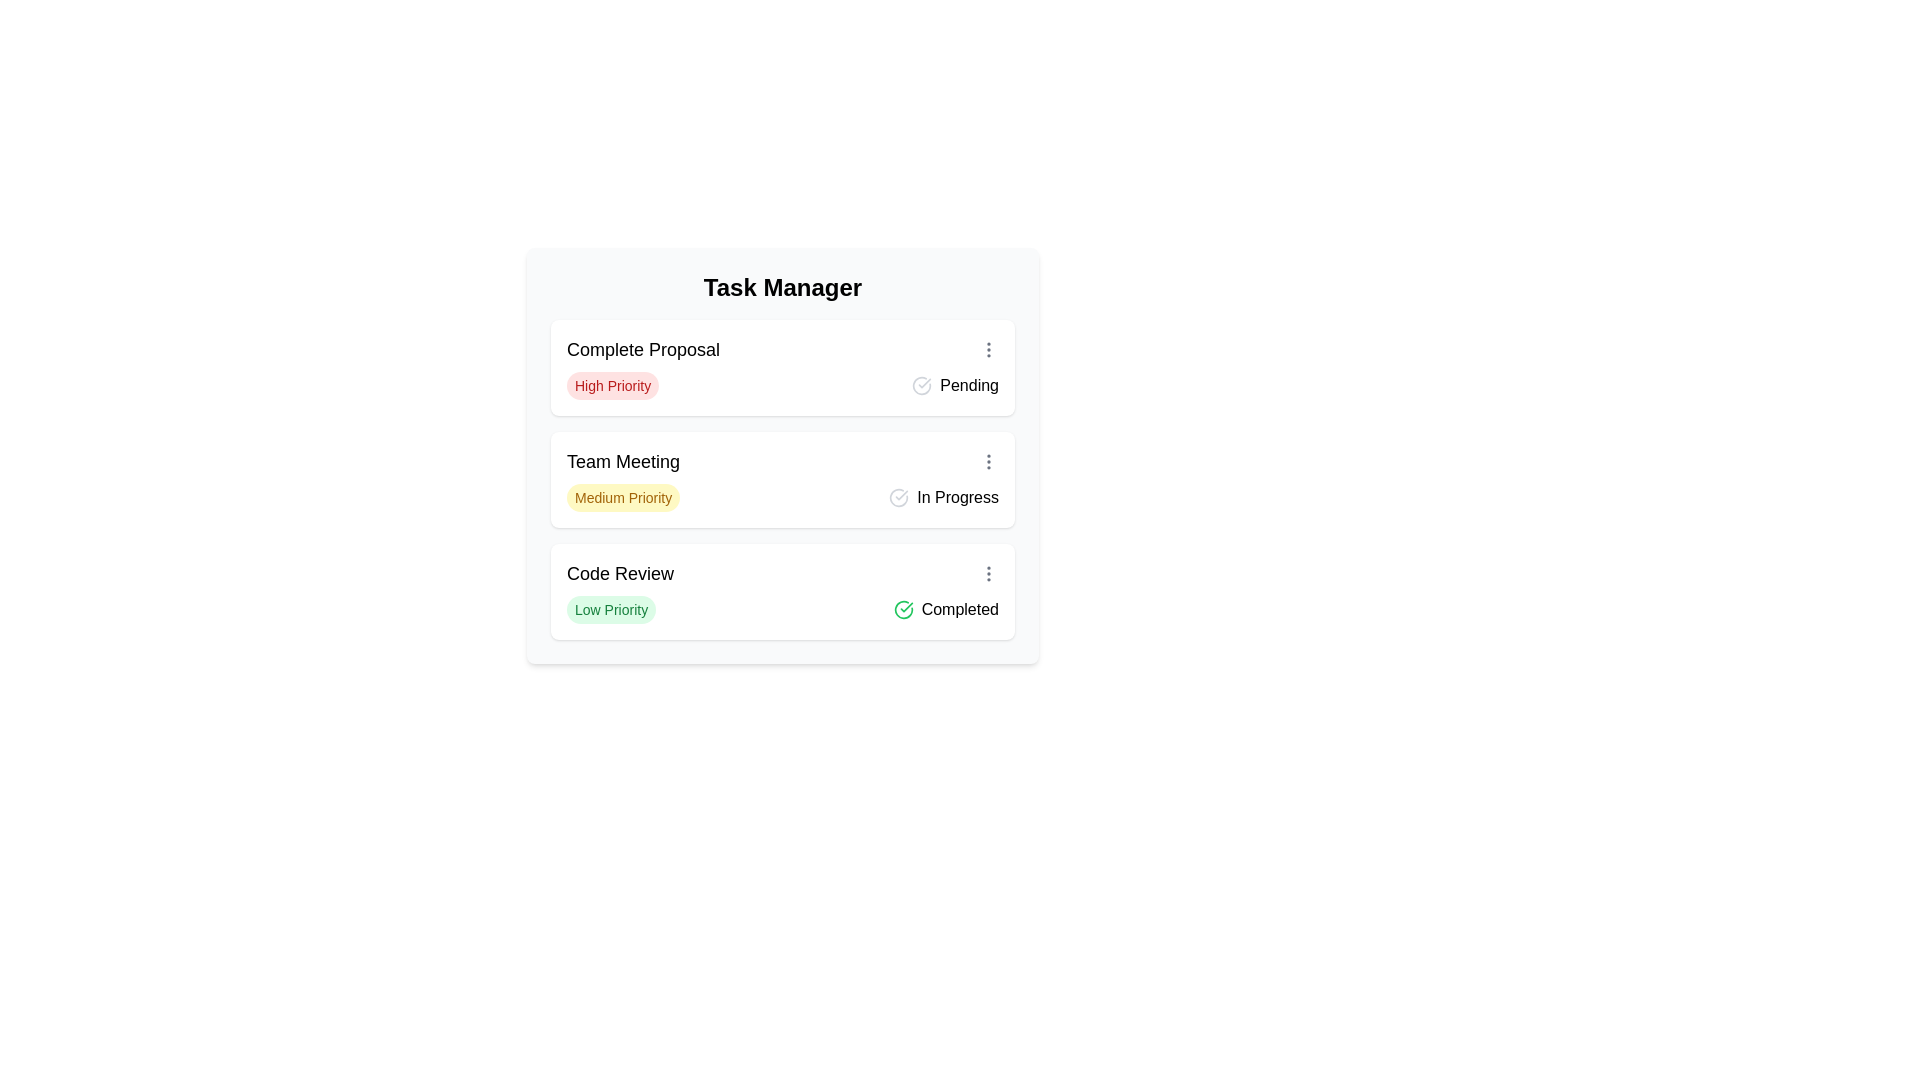  I want to click on the 'Code Review' text label located in the third row of the task list interface, which identifies the task among others, so click(619, 574).